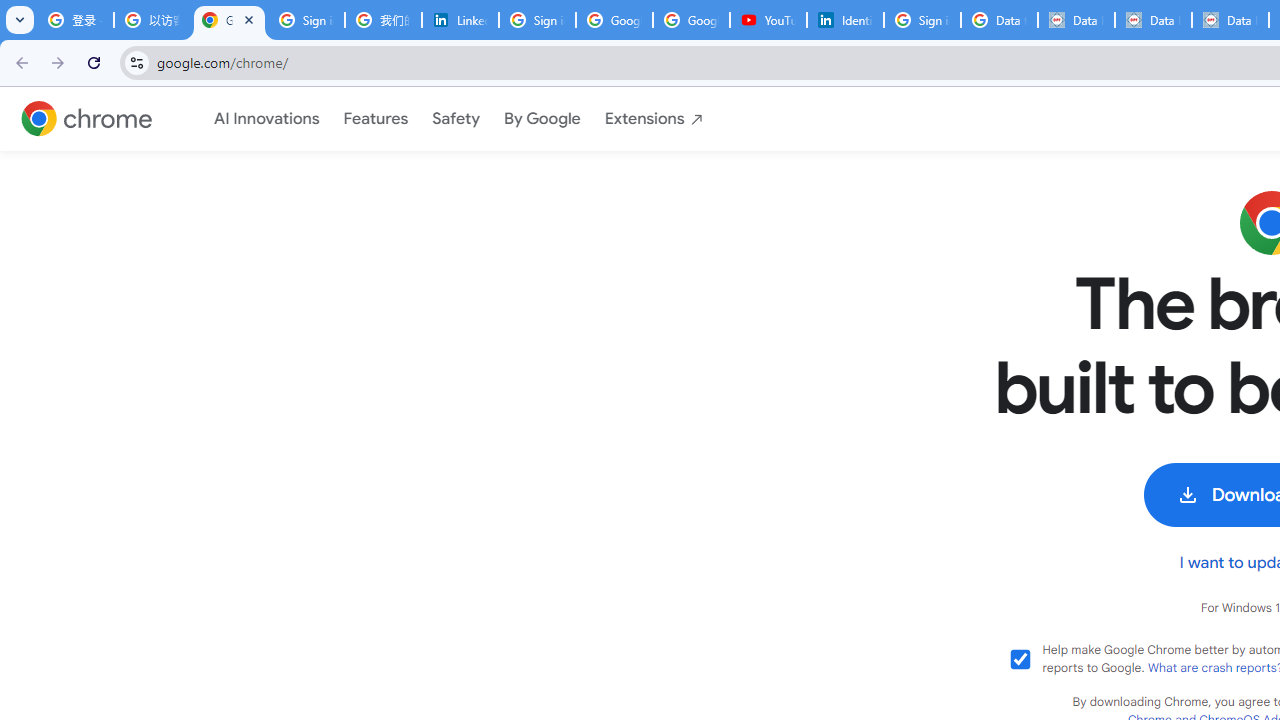 This screenshot has height=720, width=1280. Describe the element at coordinates (654, 119) in the screenshot. I see `'extensions'` at that location.